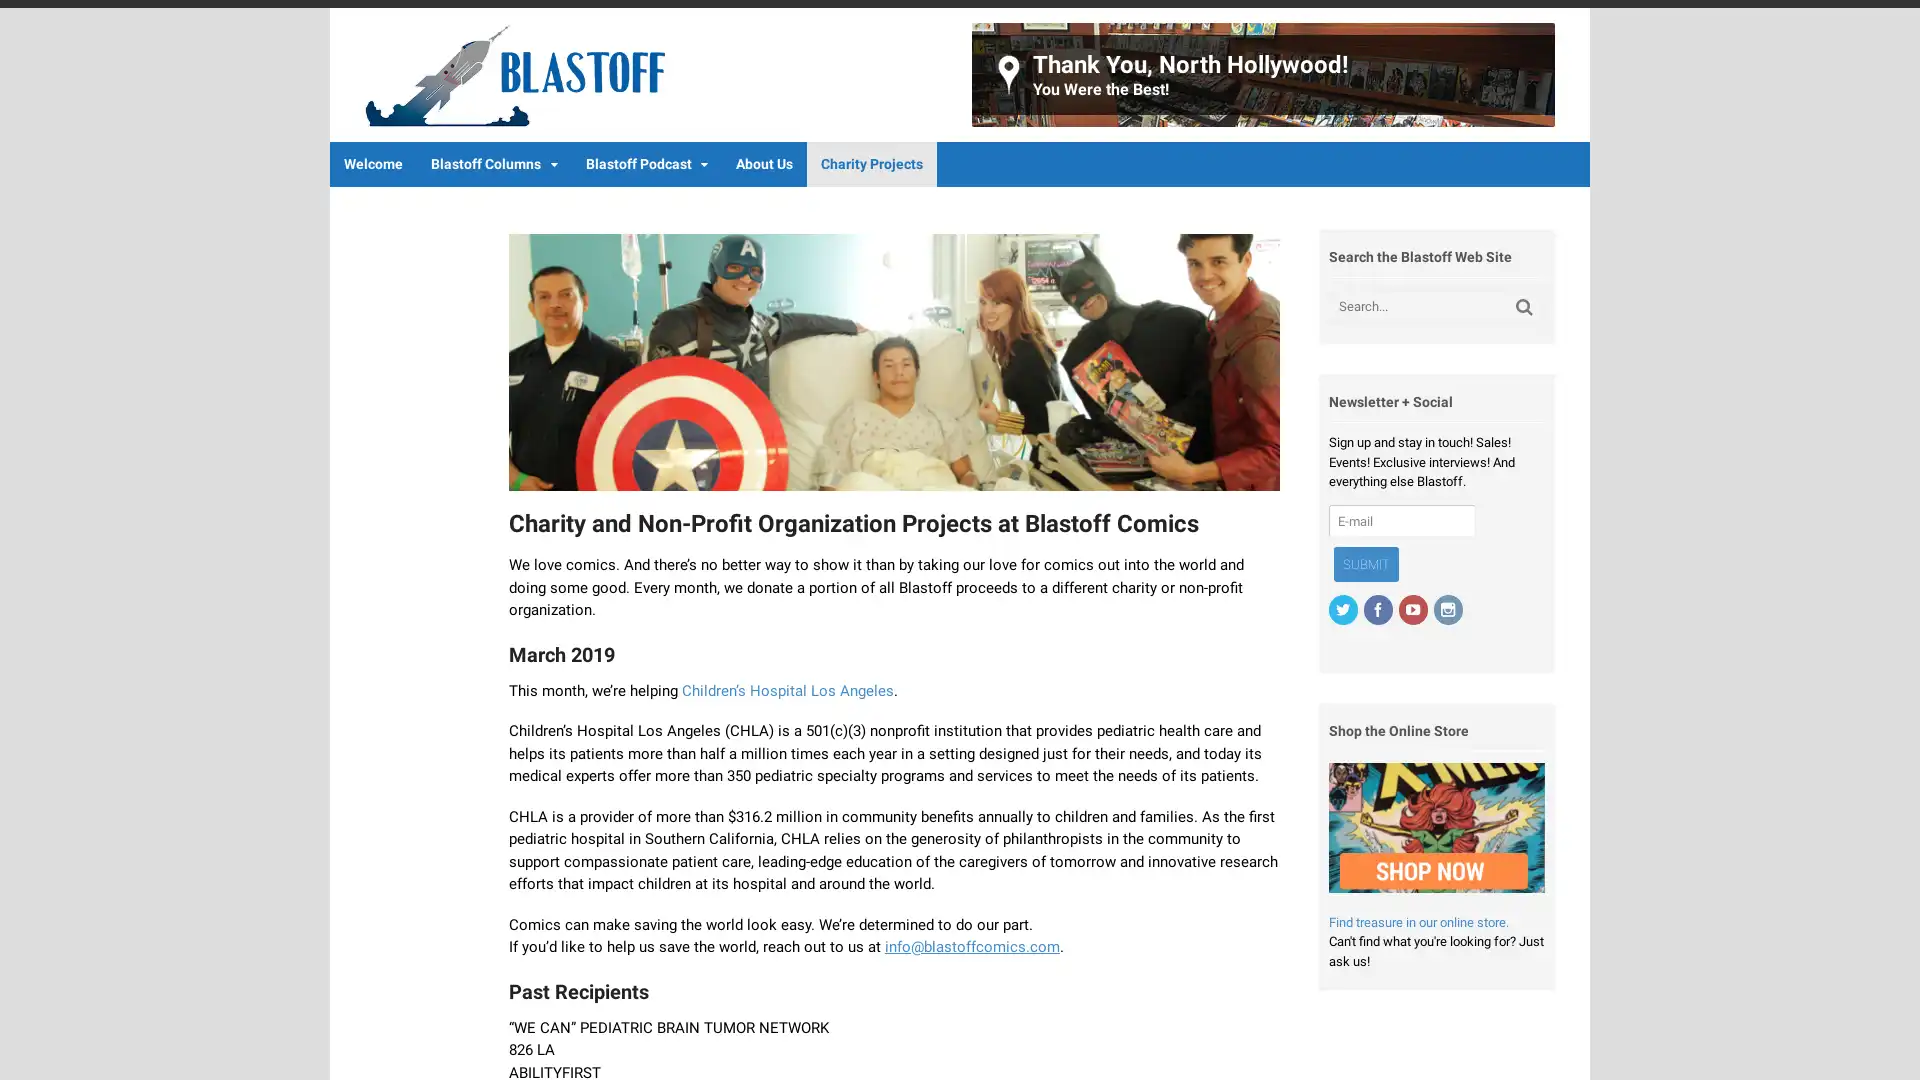 The image size is (1920, 1080). I want to click on Submit, so click(1364, 564).